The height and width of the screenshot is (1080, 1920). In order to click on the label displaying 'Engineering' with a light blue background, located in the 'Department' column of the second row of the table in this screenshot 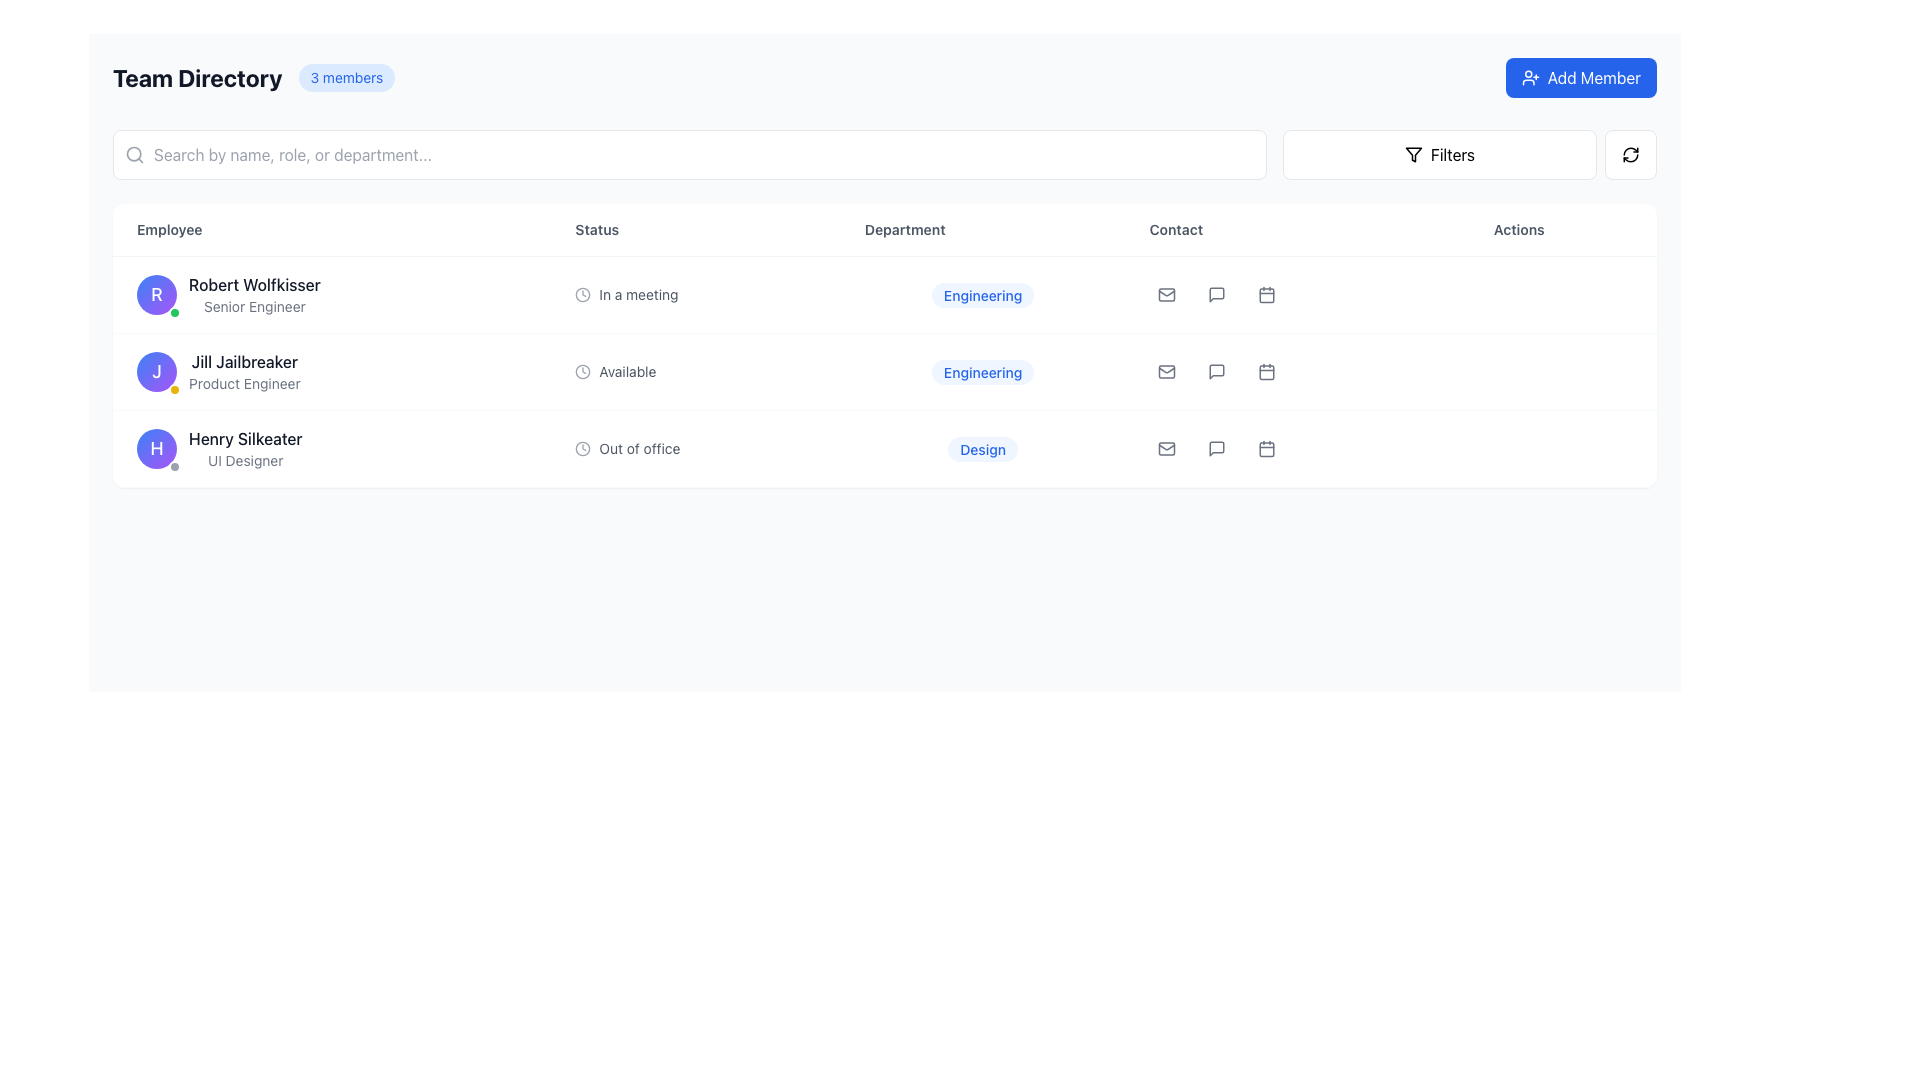, I will do `click(983, 372)`.